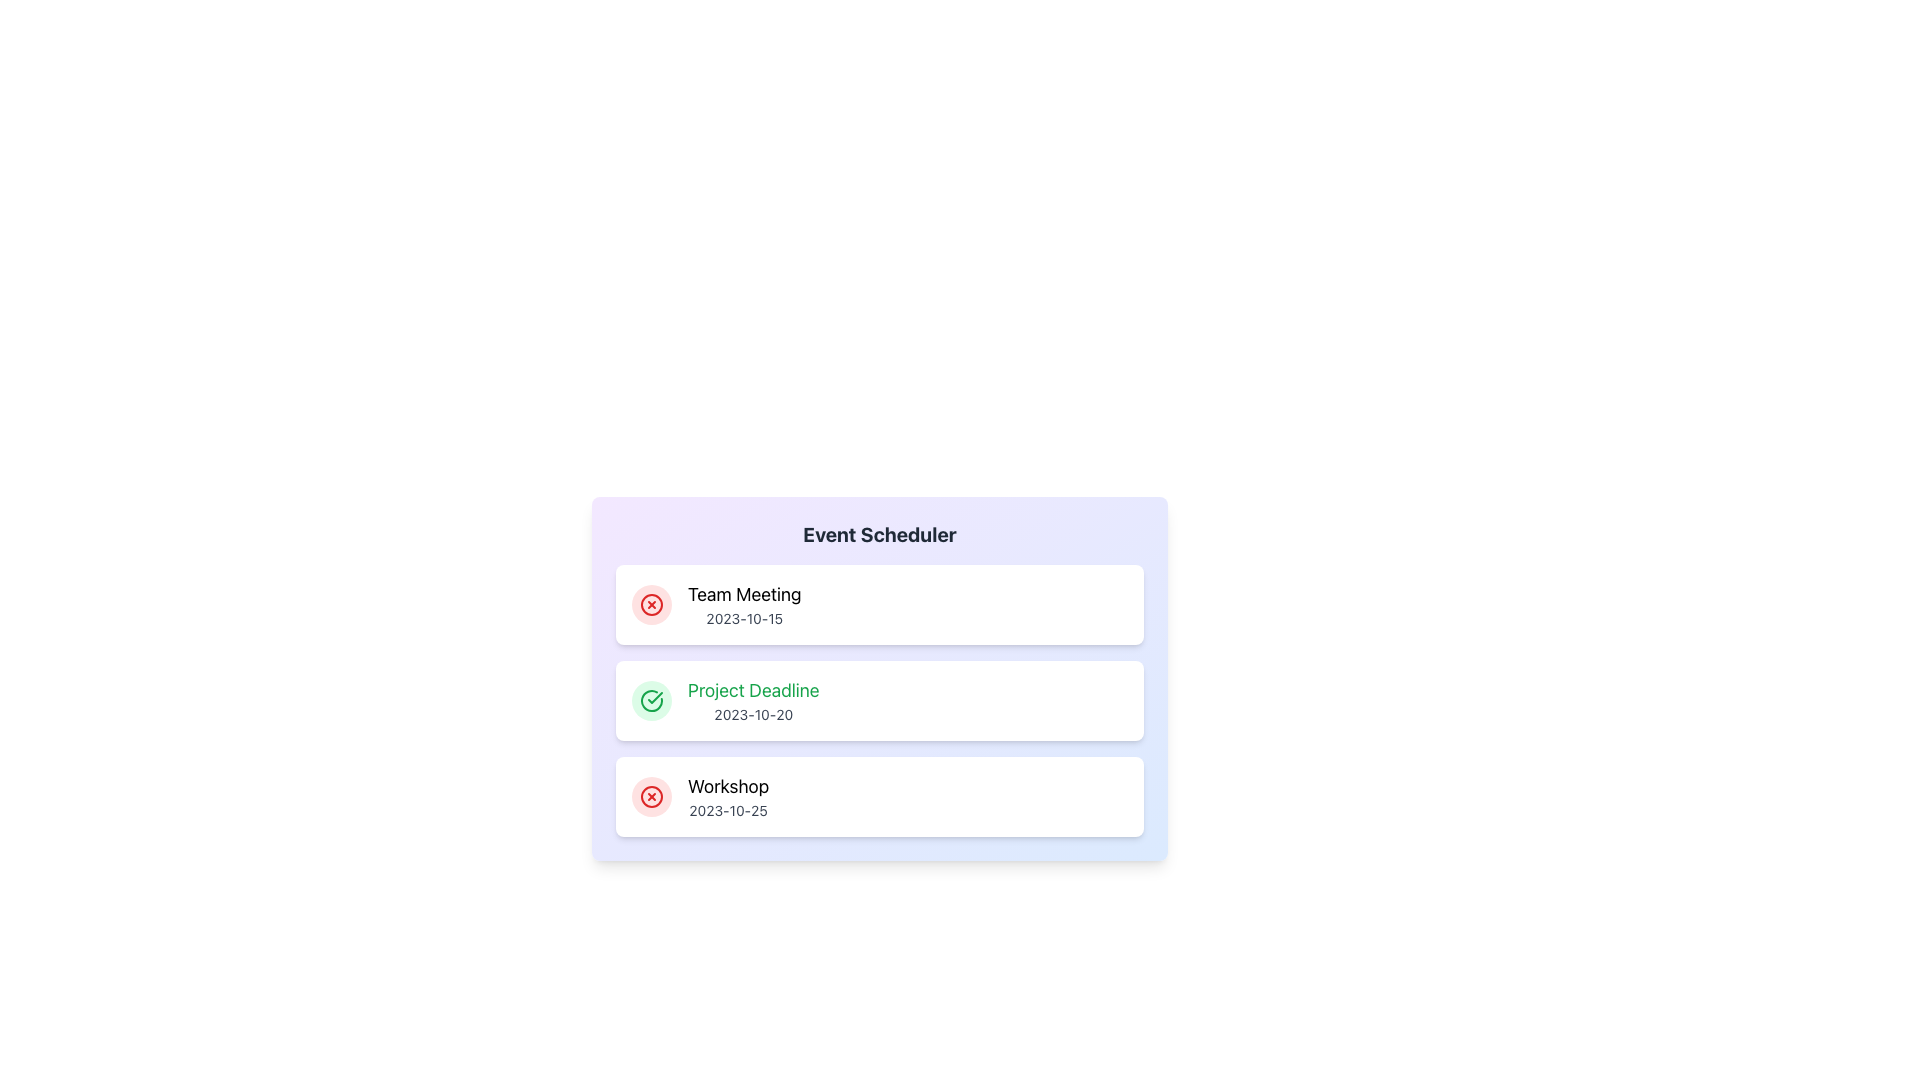  I want to click on the text block displaying the event titled 'Project Deadline' scheduled for '2023-10-20', which is located in the 'Event Scheduler' section, below the 'Team Meeting' entry and above the 'Workshop' entry, so click(752, 700).